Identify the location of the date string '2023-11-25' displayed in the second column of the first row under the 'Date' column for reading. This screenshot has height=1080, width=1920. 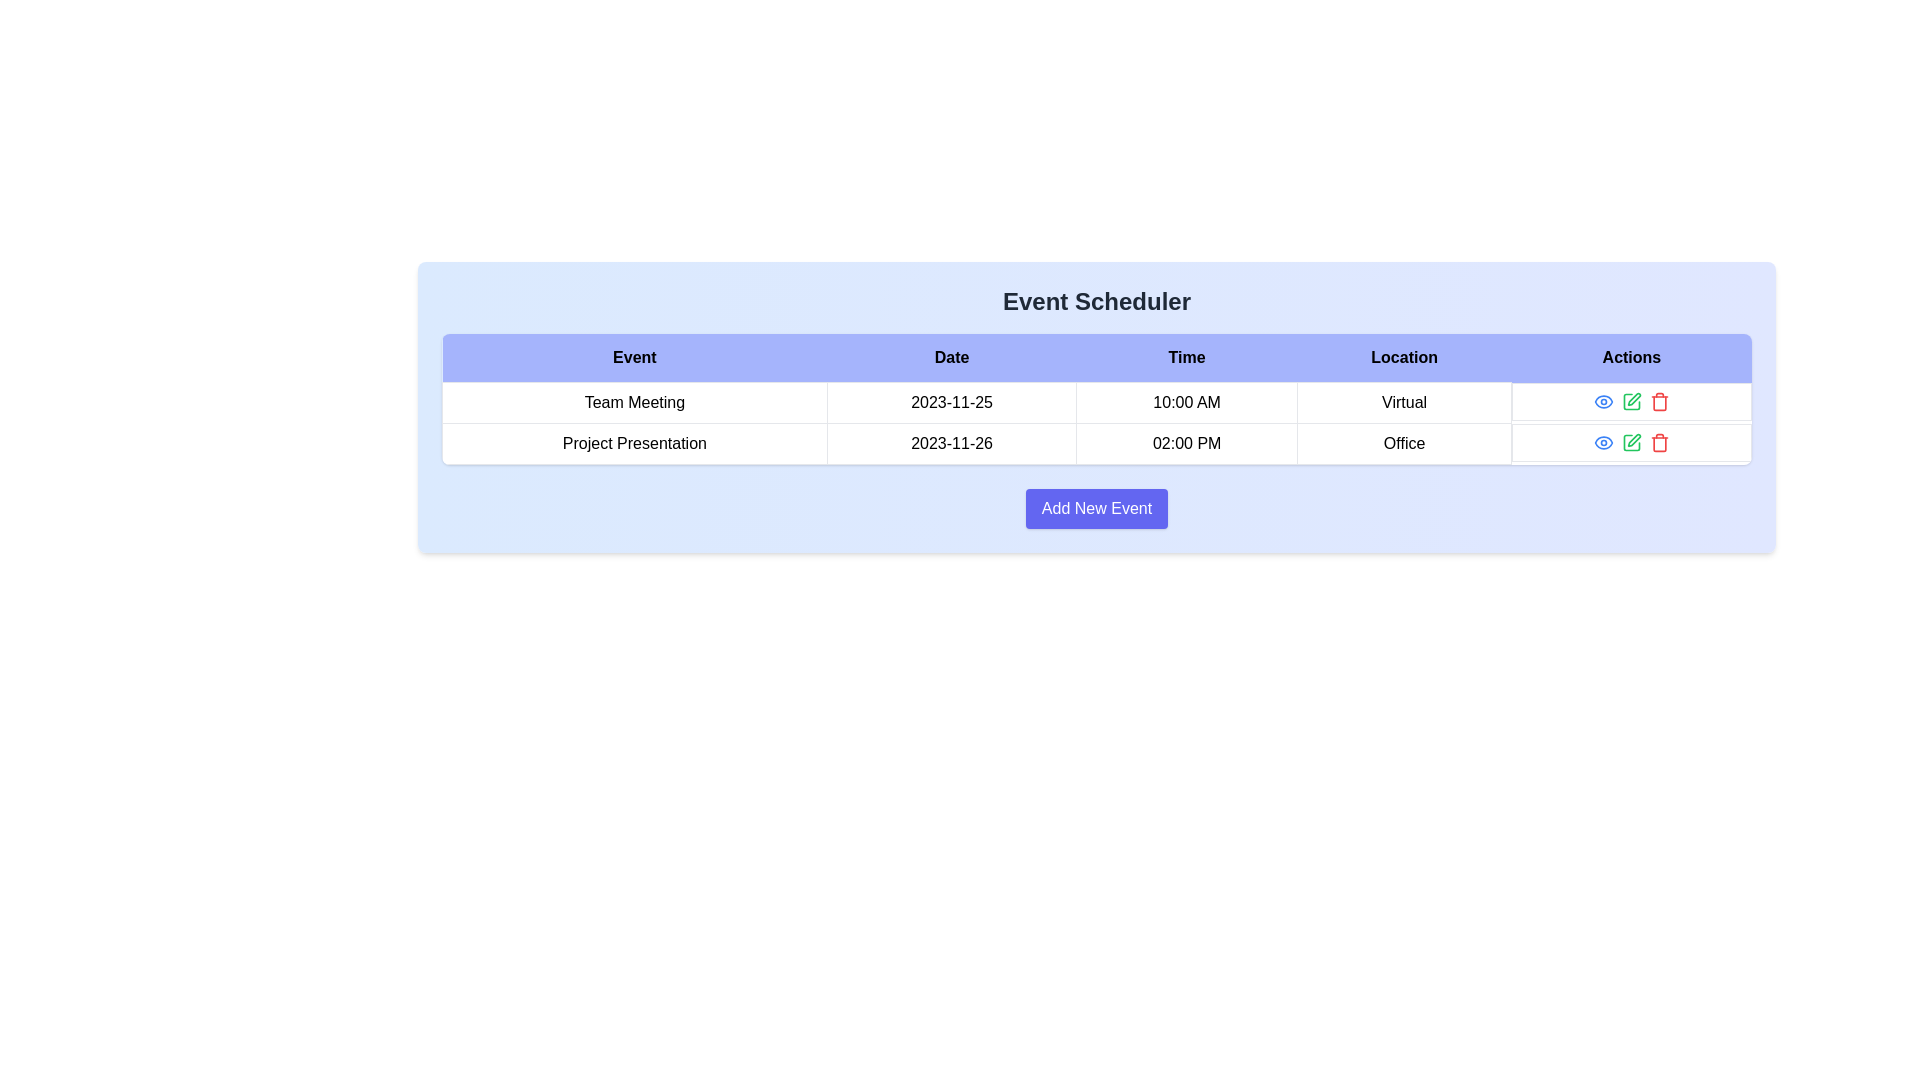
(951, 402).